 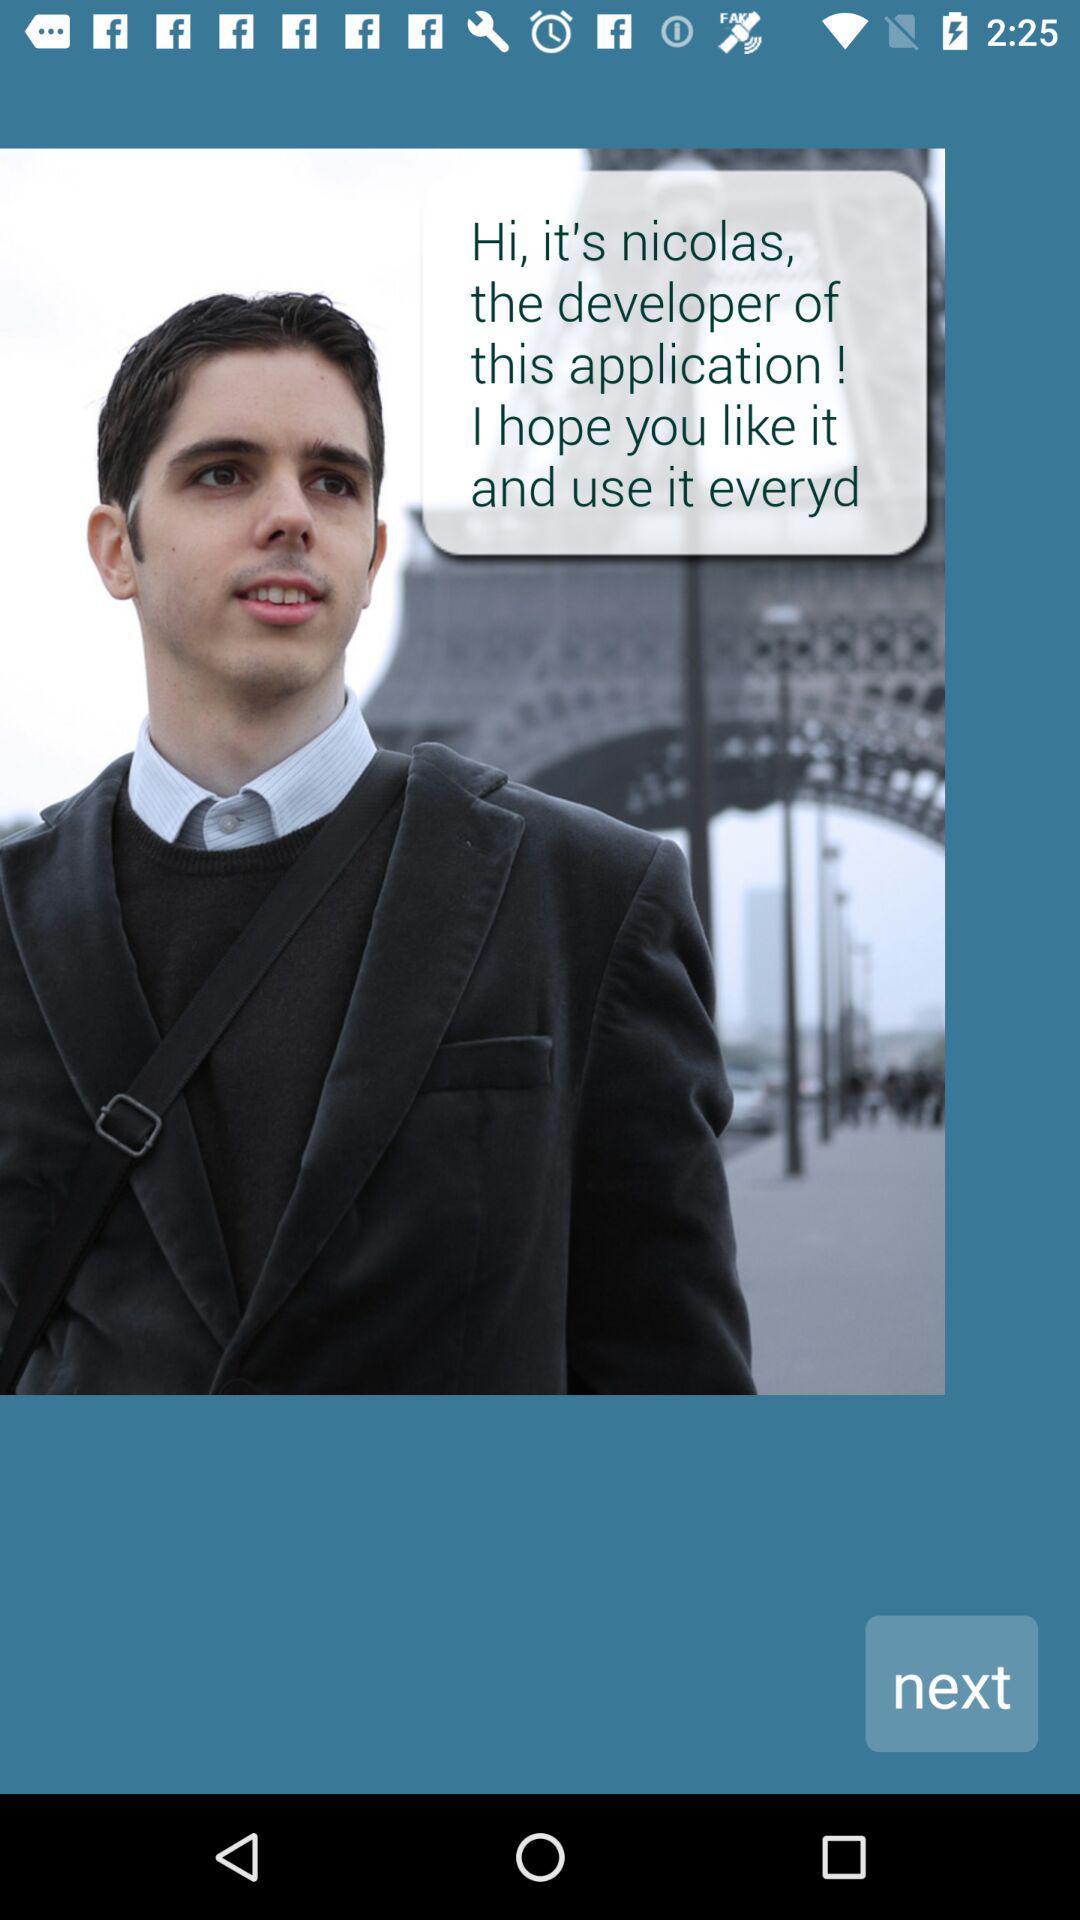 I want to click on icon at the bottom right corner, so click(x=950, y=1682).